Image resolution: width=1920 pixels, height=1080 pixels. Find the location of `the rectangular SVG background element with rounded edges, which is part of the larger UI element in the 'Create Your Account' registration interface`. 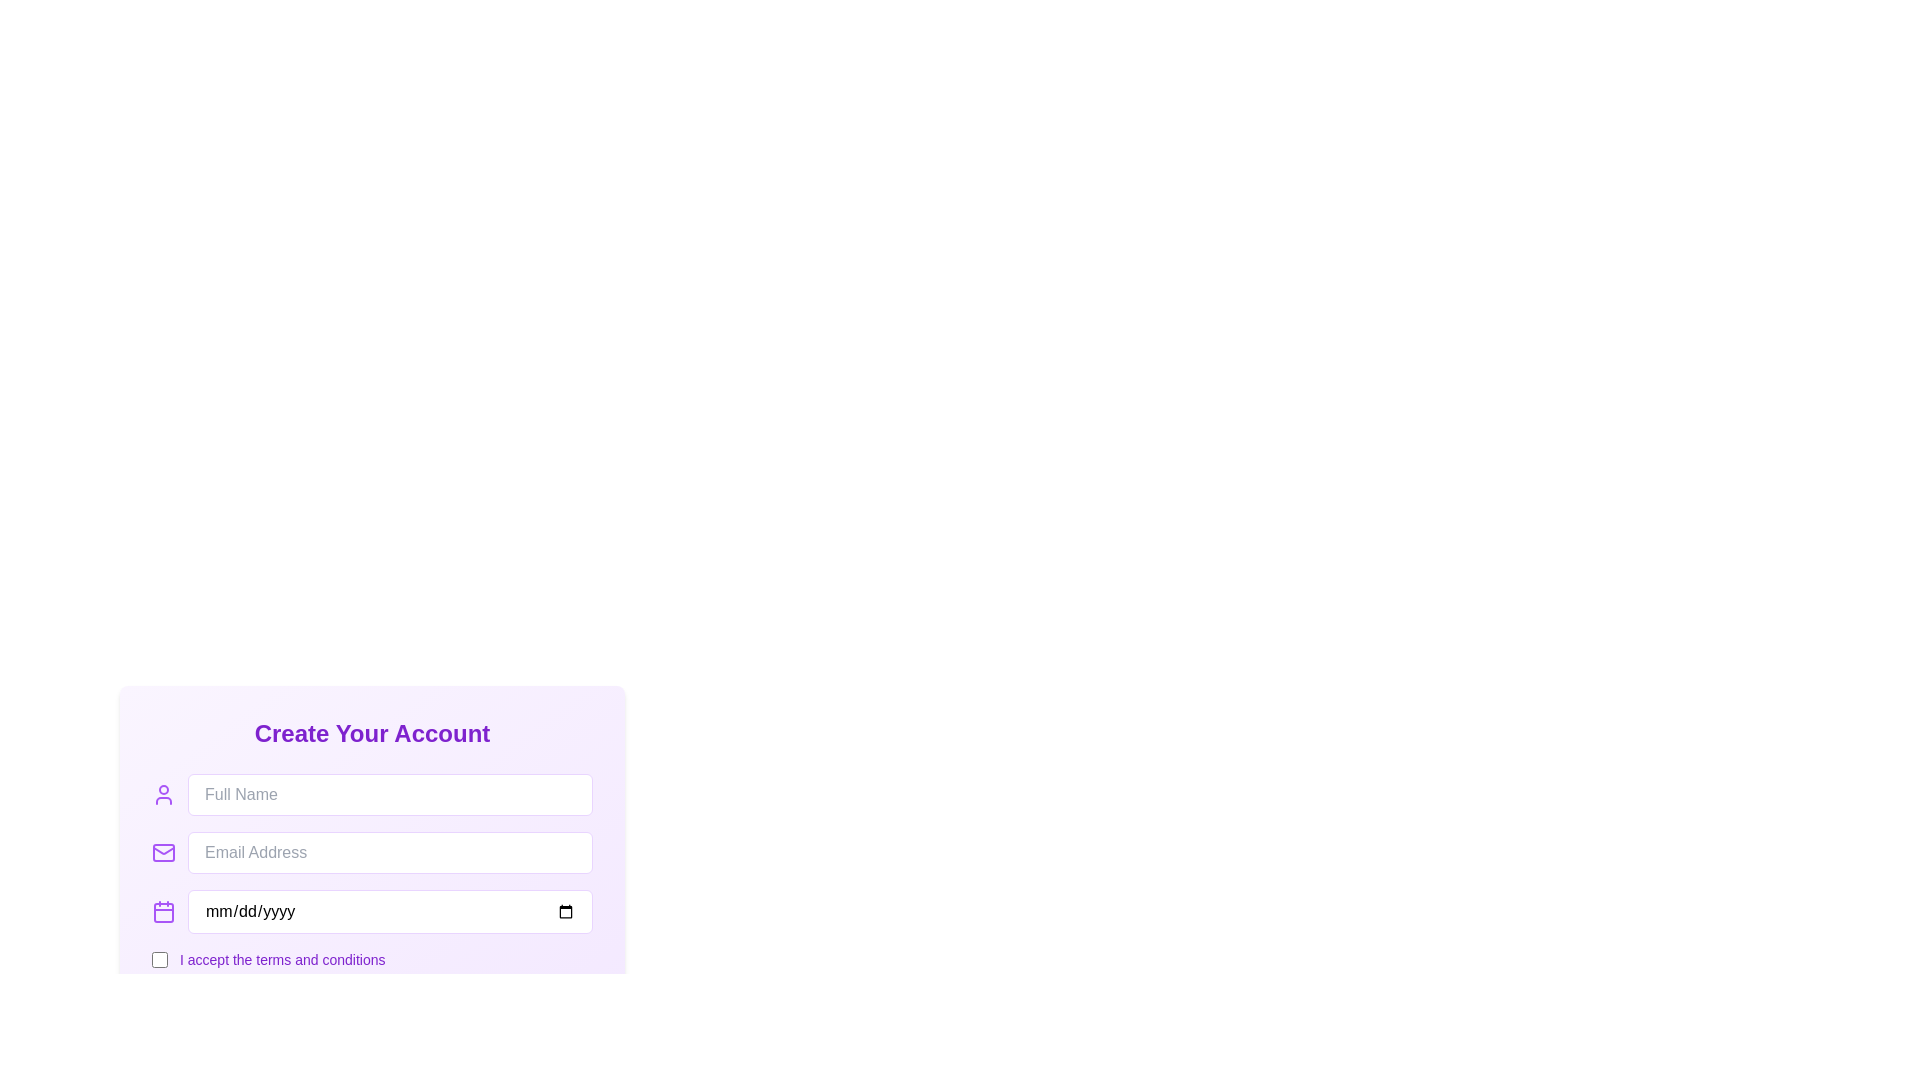

the rectangular SVG background element with rounded edges, which is part of the larger UI element in the 'Create Your Account' registration interface is located at coordinates (163, 852).